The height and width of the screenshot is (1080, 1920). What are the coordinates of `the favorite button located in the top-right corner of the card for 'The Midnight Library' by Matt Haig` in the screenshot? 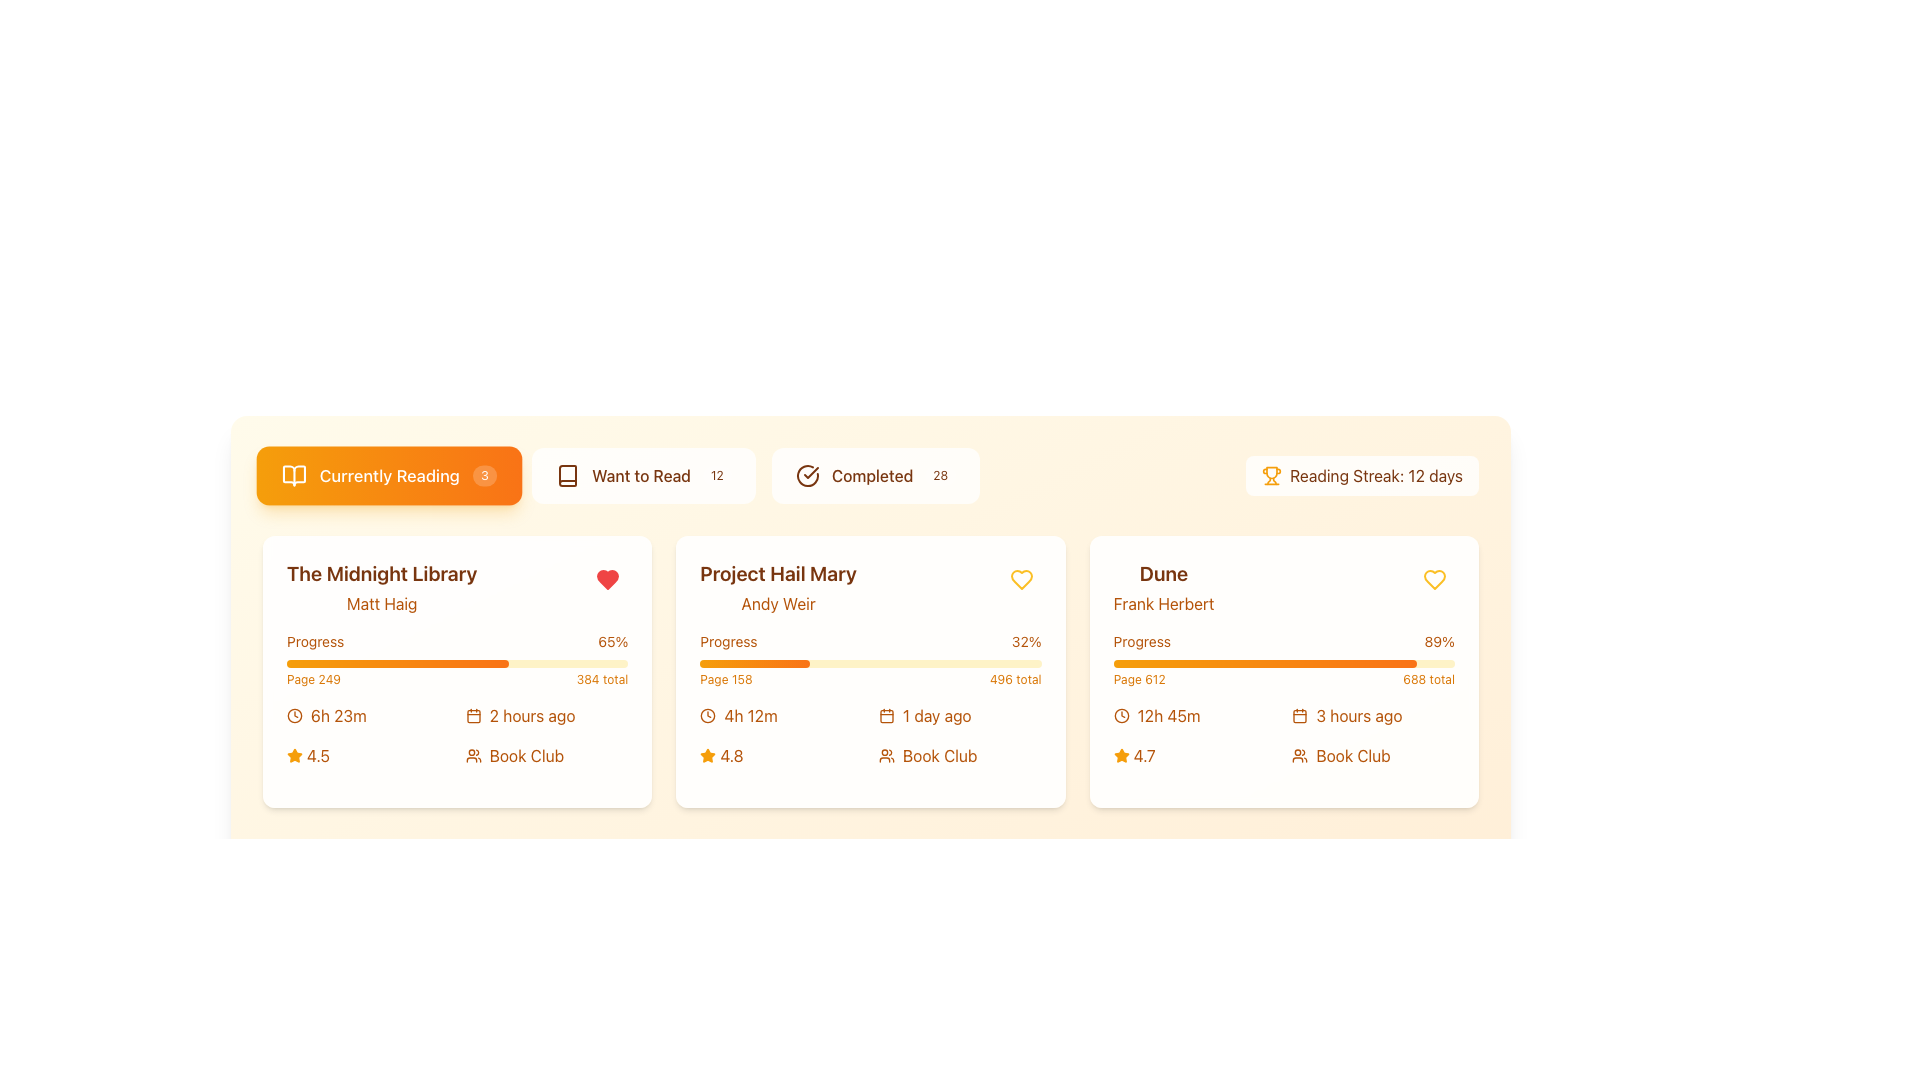 It's located at (607, 579).